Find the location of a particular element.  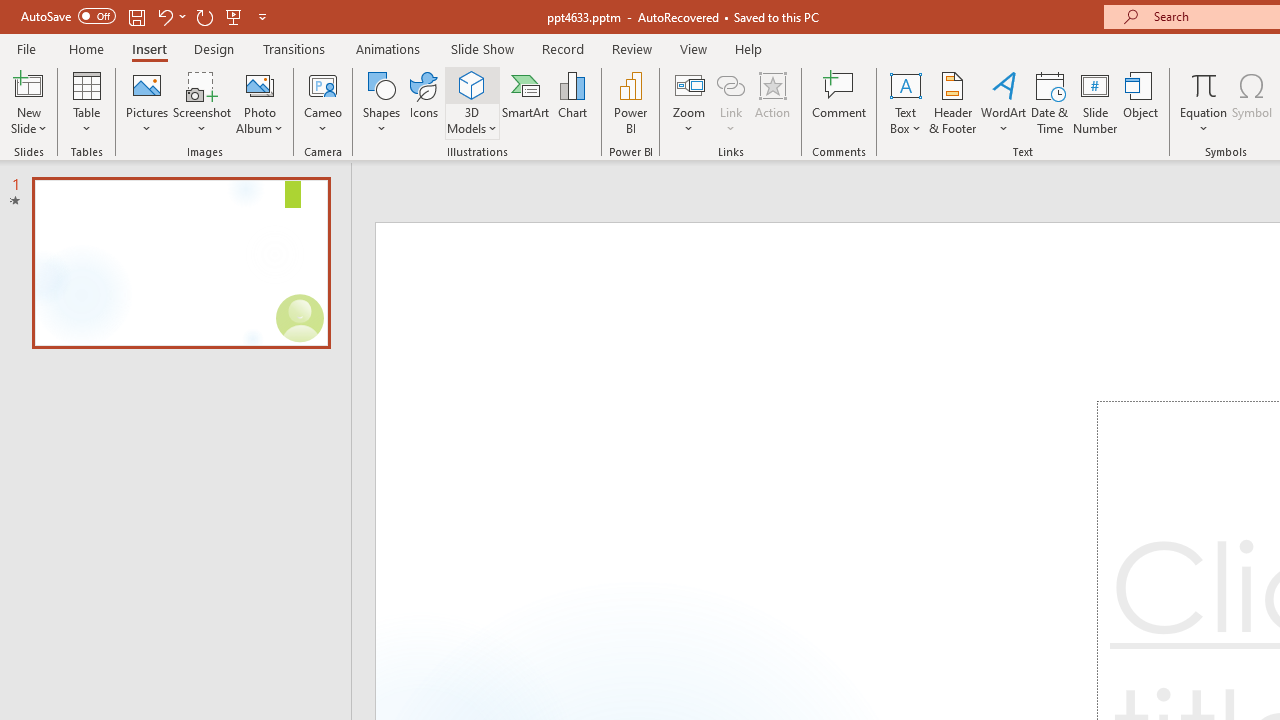

'Date & Time...' is located at coordinates (1049, 103).